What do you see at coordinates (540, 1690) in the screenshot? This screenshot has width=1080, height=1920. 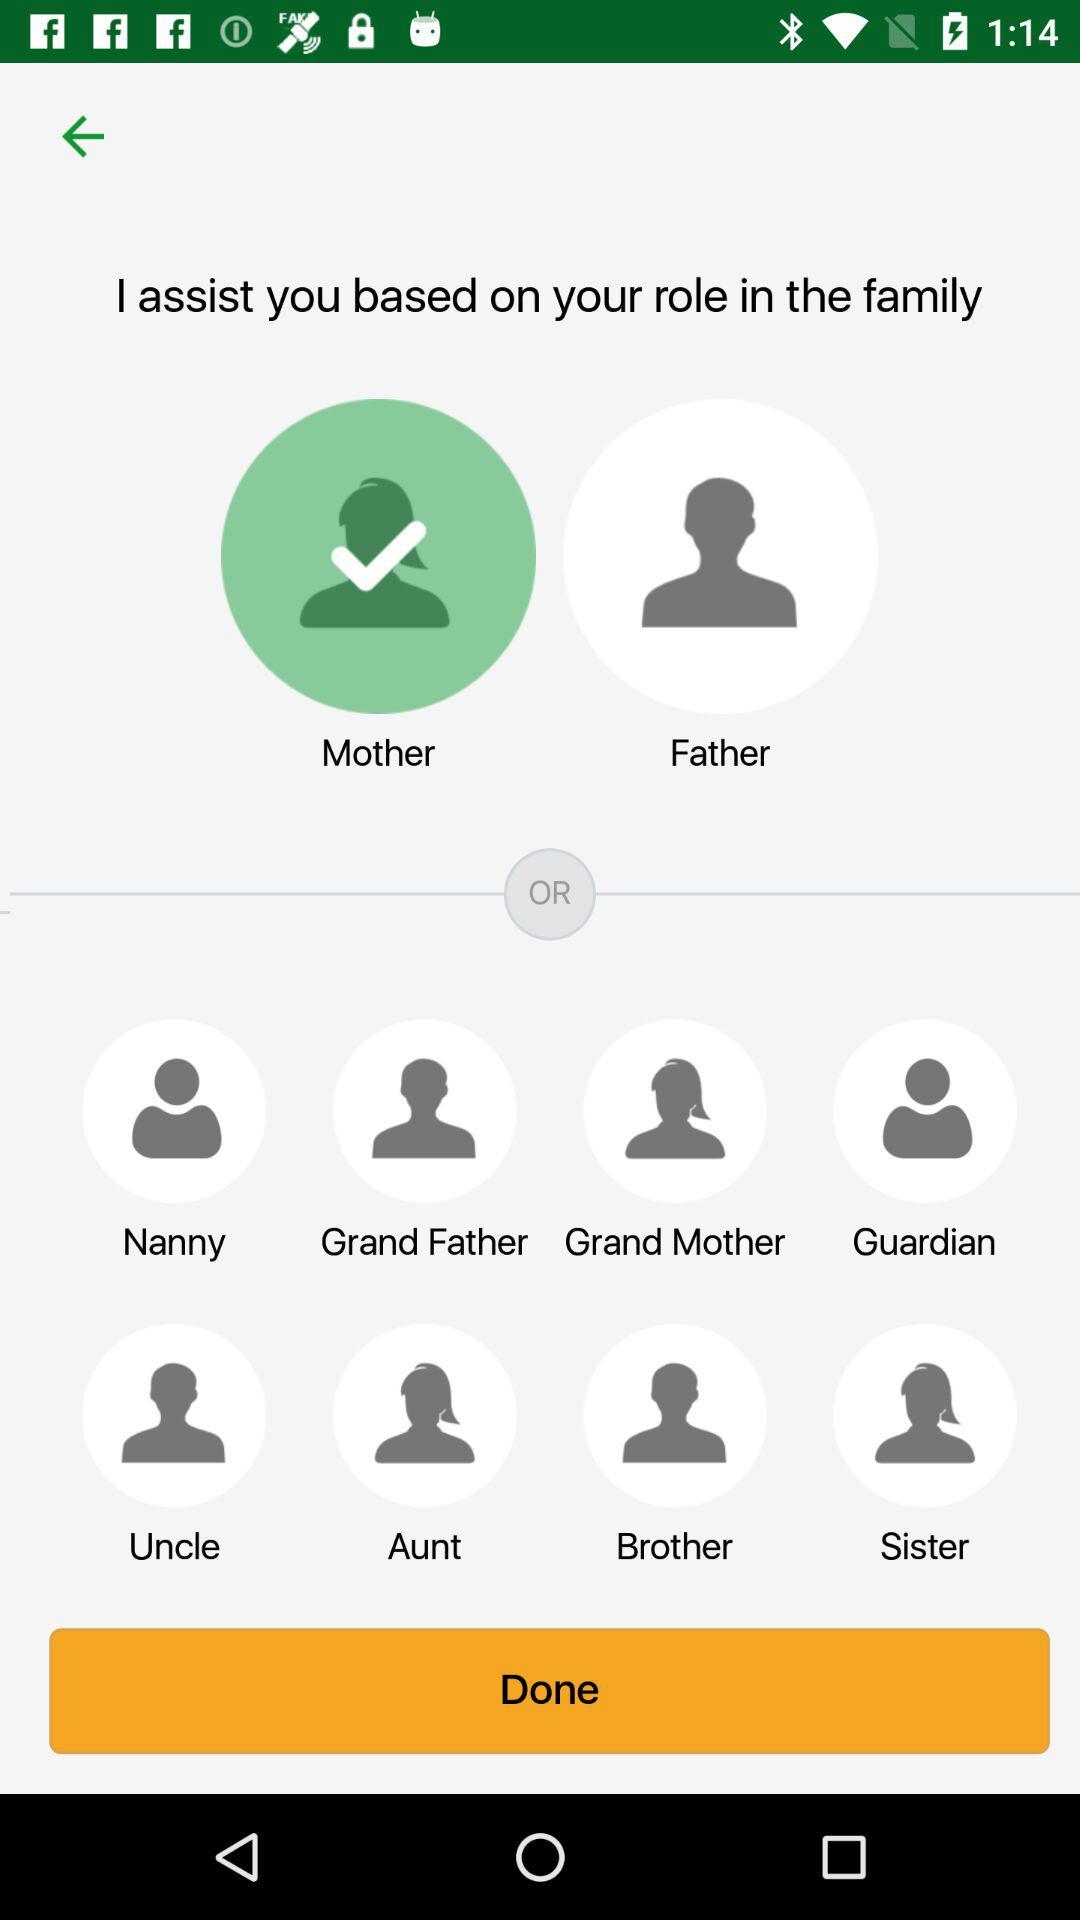 I see `the done icon` at bounding box center [540, 1690].